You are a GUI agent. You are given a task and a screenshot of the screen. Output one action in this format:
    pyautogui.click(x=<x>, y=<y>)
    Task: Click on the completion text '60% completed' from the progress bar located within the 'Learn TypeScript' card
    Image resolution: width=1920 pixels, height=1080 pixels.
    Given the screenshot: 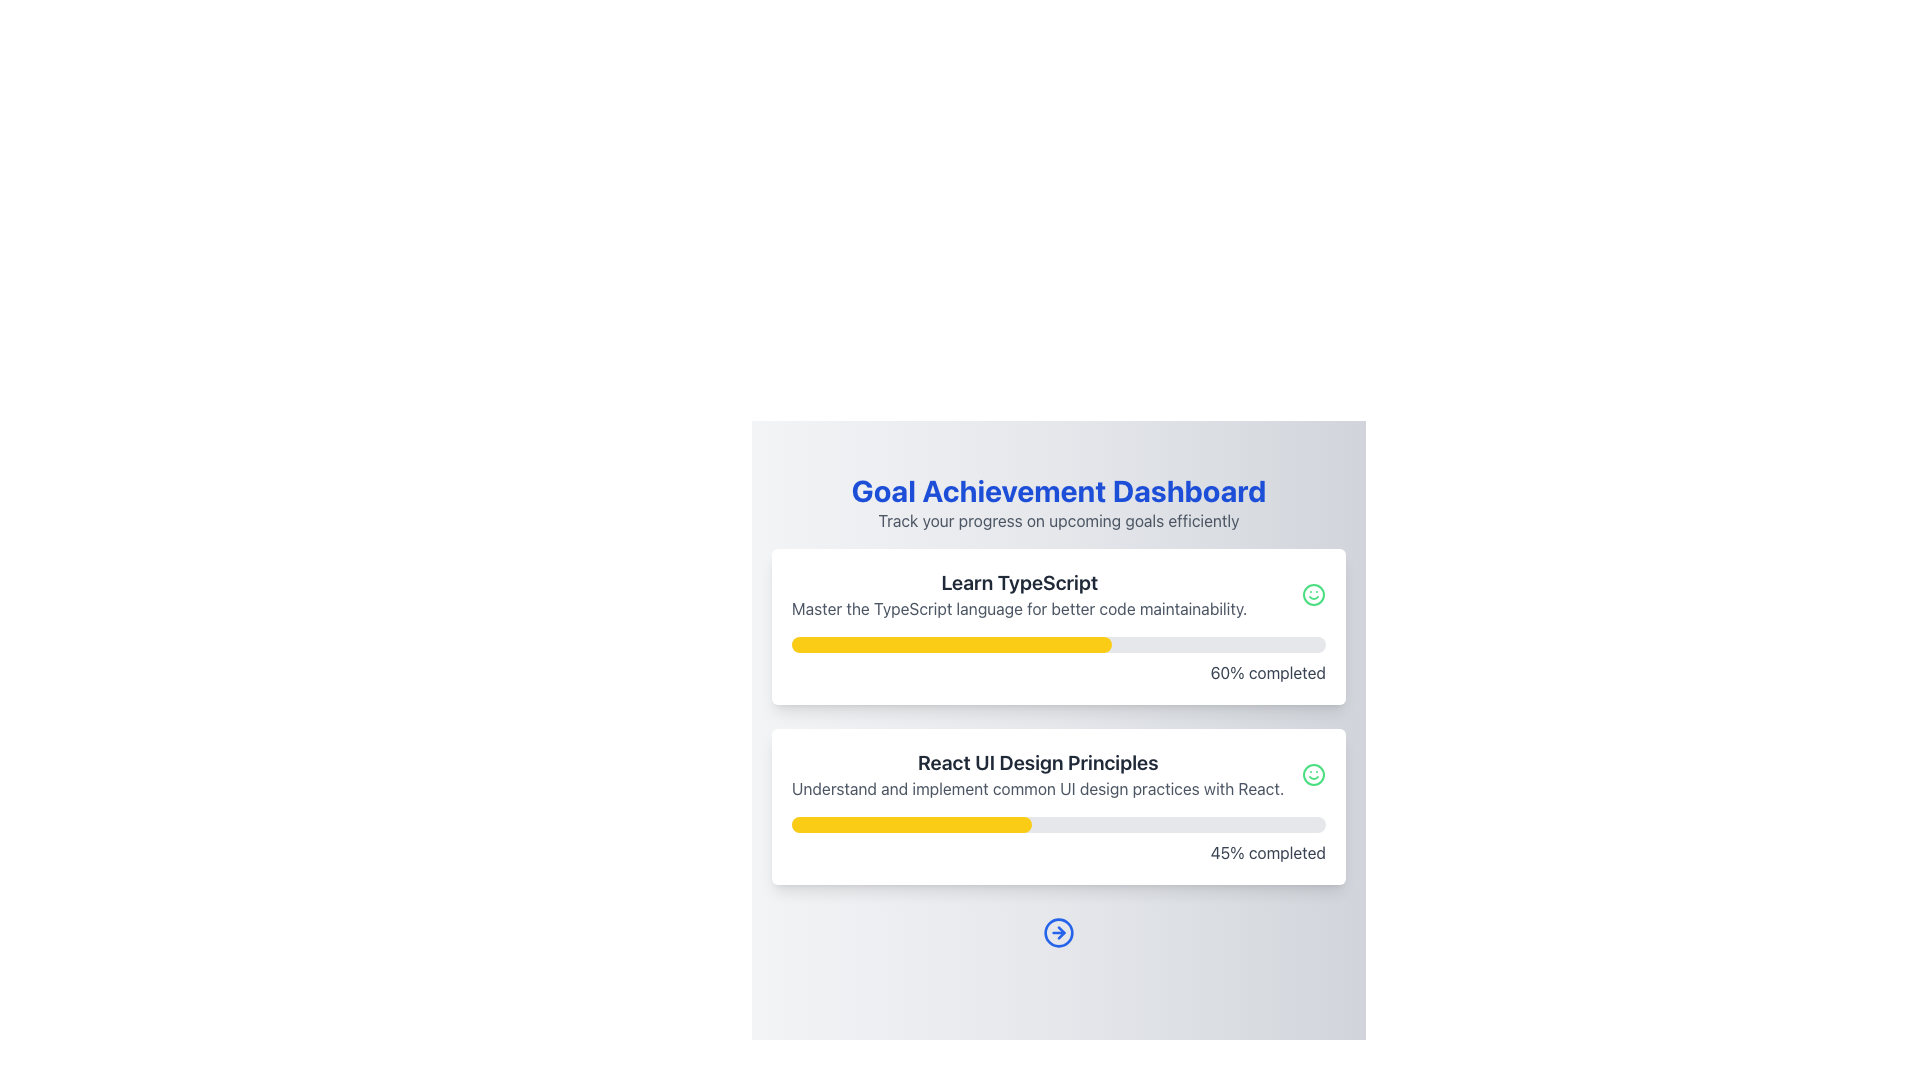 What is the action you would take?
    pyautogui.click(x=1058, y=660)
    